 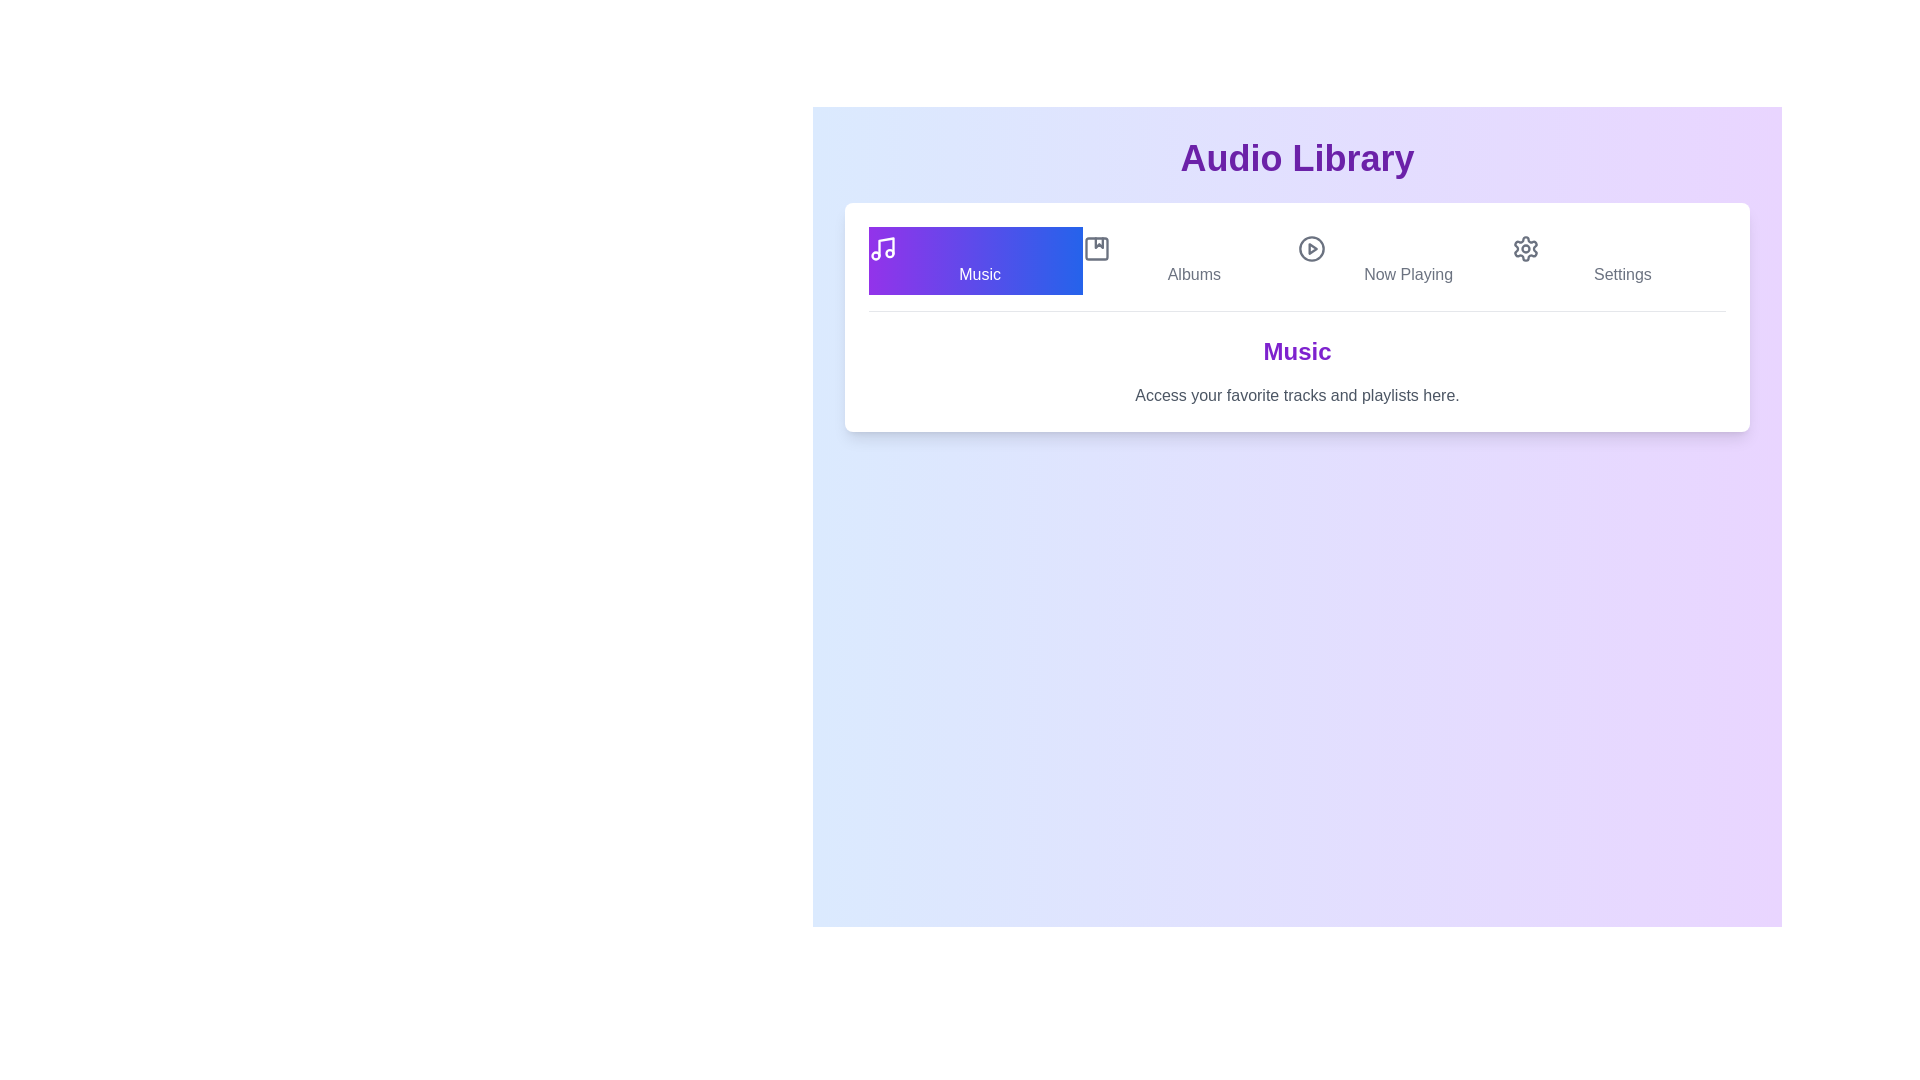 I want to click on the 'Music' text label displayed in a bold white font, which is part of a tab with a gradient background transitioning from purple to blue, so click(x=980, y=274).